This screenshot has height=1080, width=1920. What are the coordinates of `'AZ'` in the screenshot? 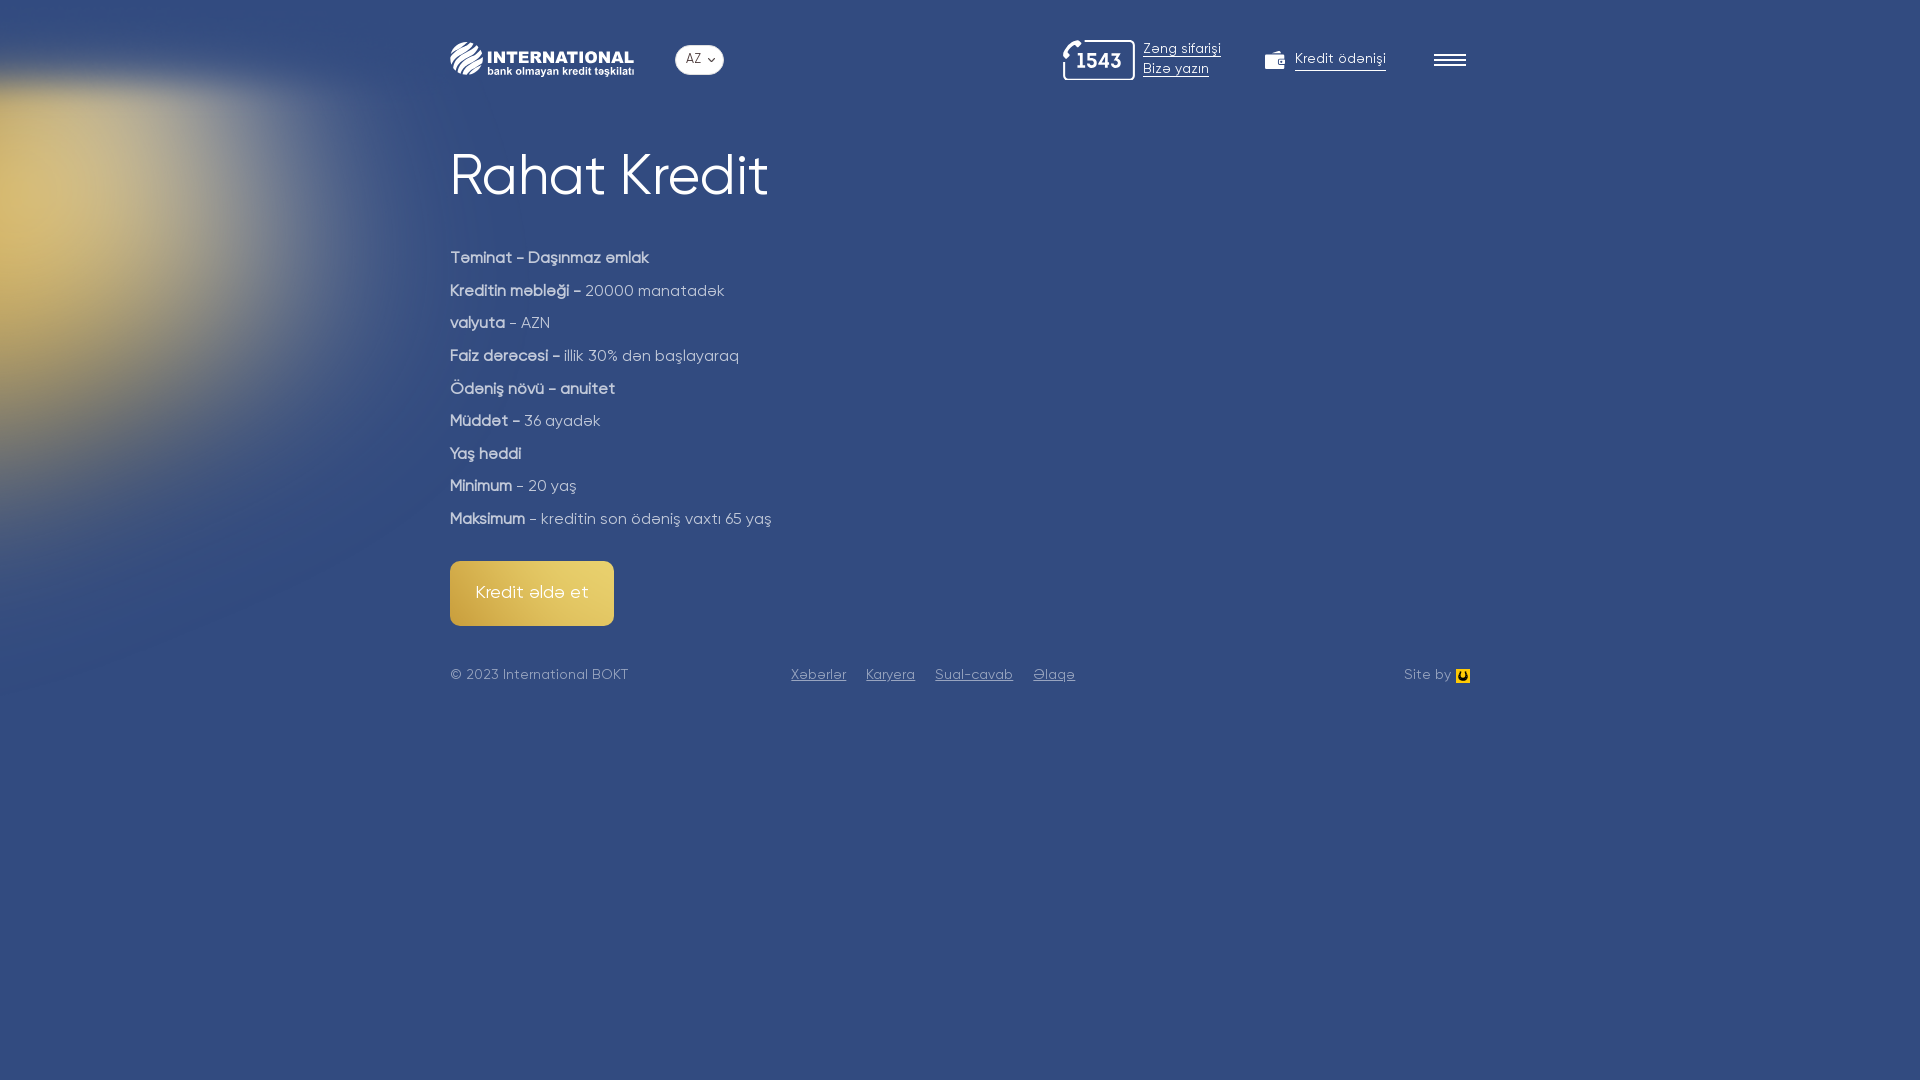 It's located at (699, 59).